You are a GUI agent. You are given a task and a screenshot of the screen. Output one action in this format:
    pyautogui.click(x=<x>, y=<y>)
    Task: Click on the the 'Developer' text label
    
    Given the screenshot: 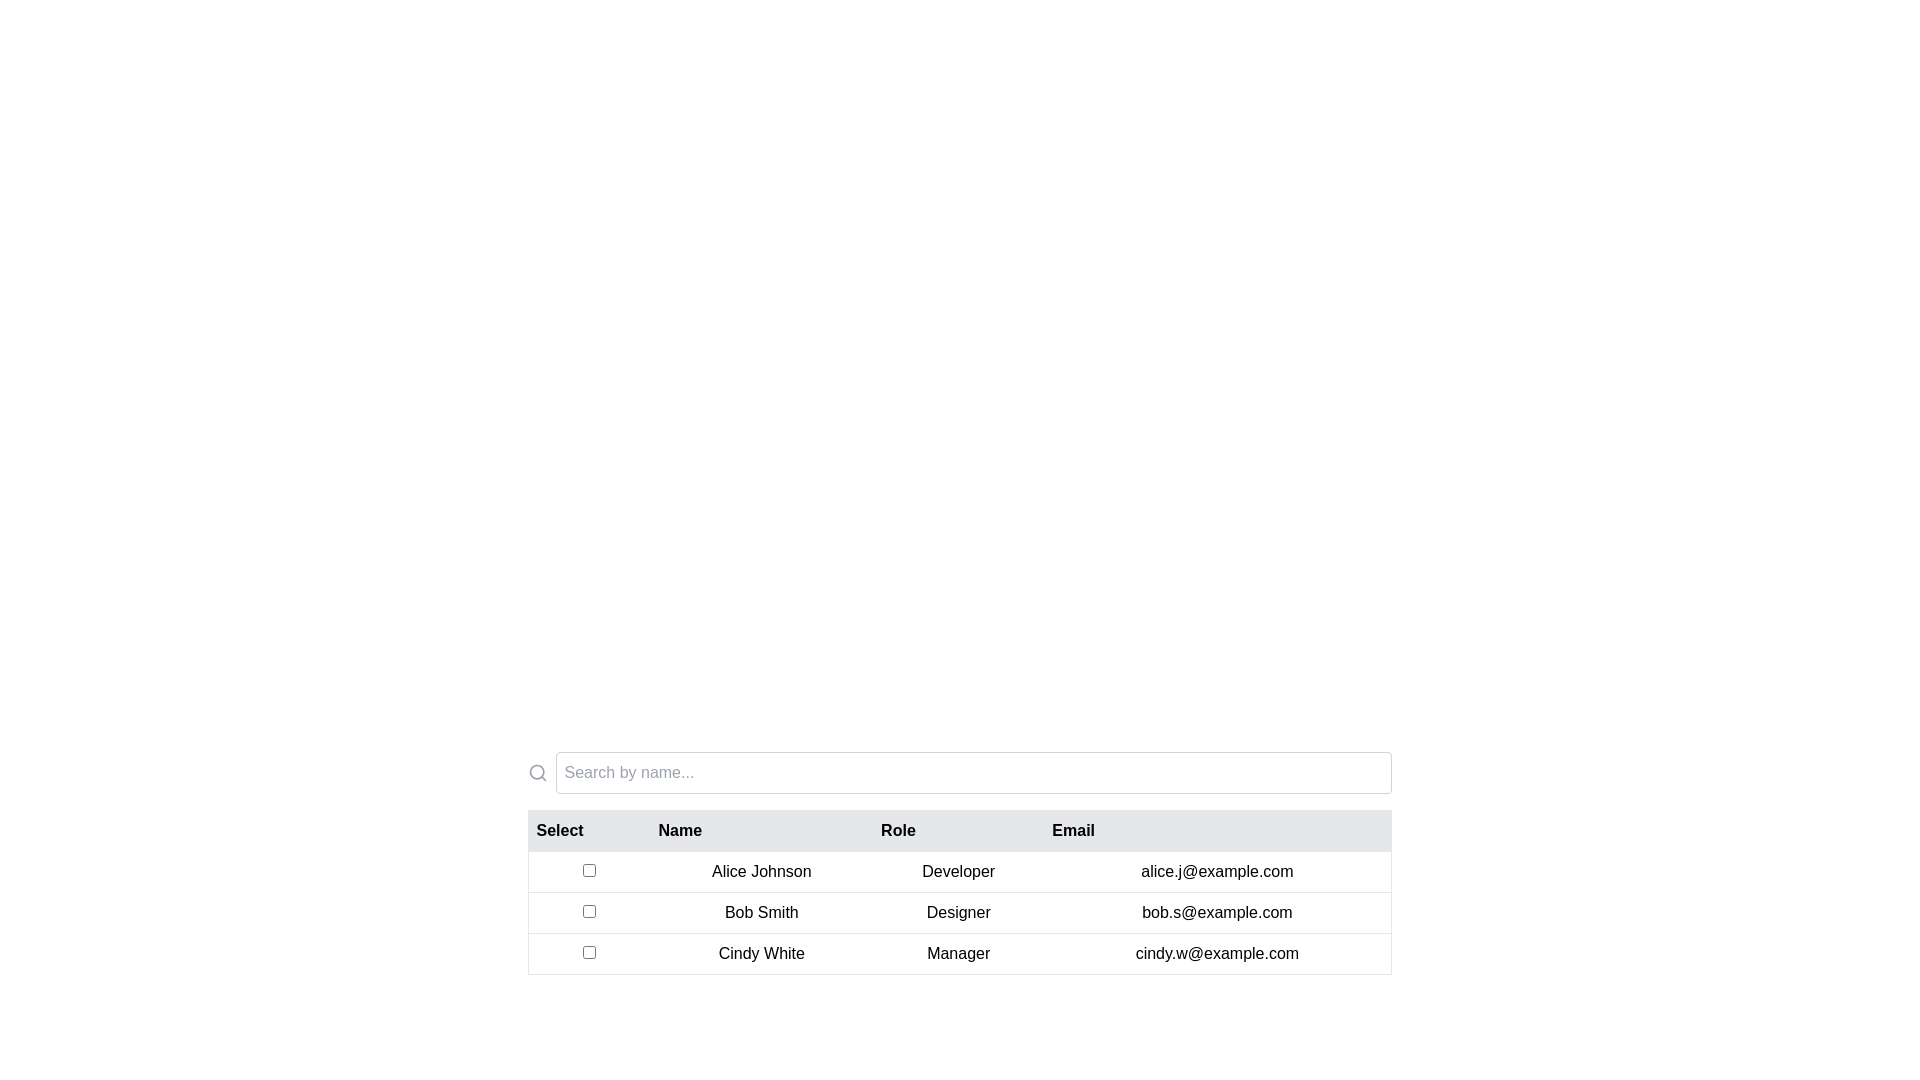 What is the action you would take?
    pyautogui.click(x=958, y=862)
    